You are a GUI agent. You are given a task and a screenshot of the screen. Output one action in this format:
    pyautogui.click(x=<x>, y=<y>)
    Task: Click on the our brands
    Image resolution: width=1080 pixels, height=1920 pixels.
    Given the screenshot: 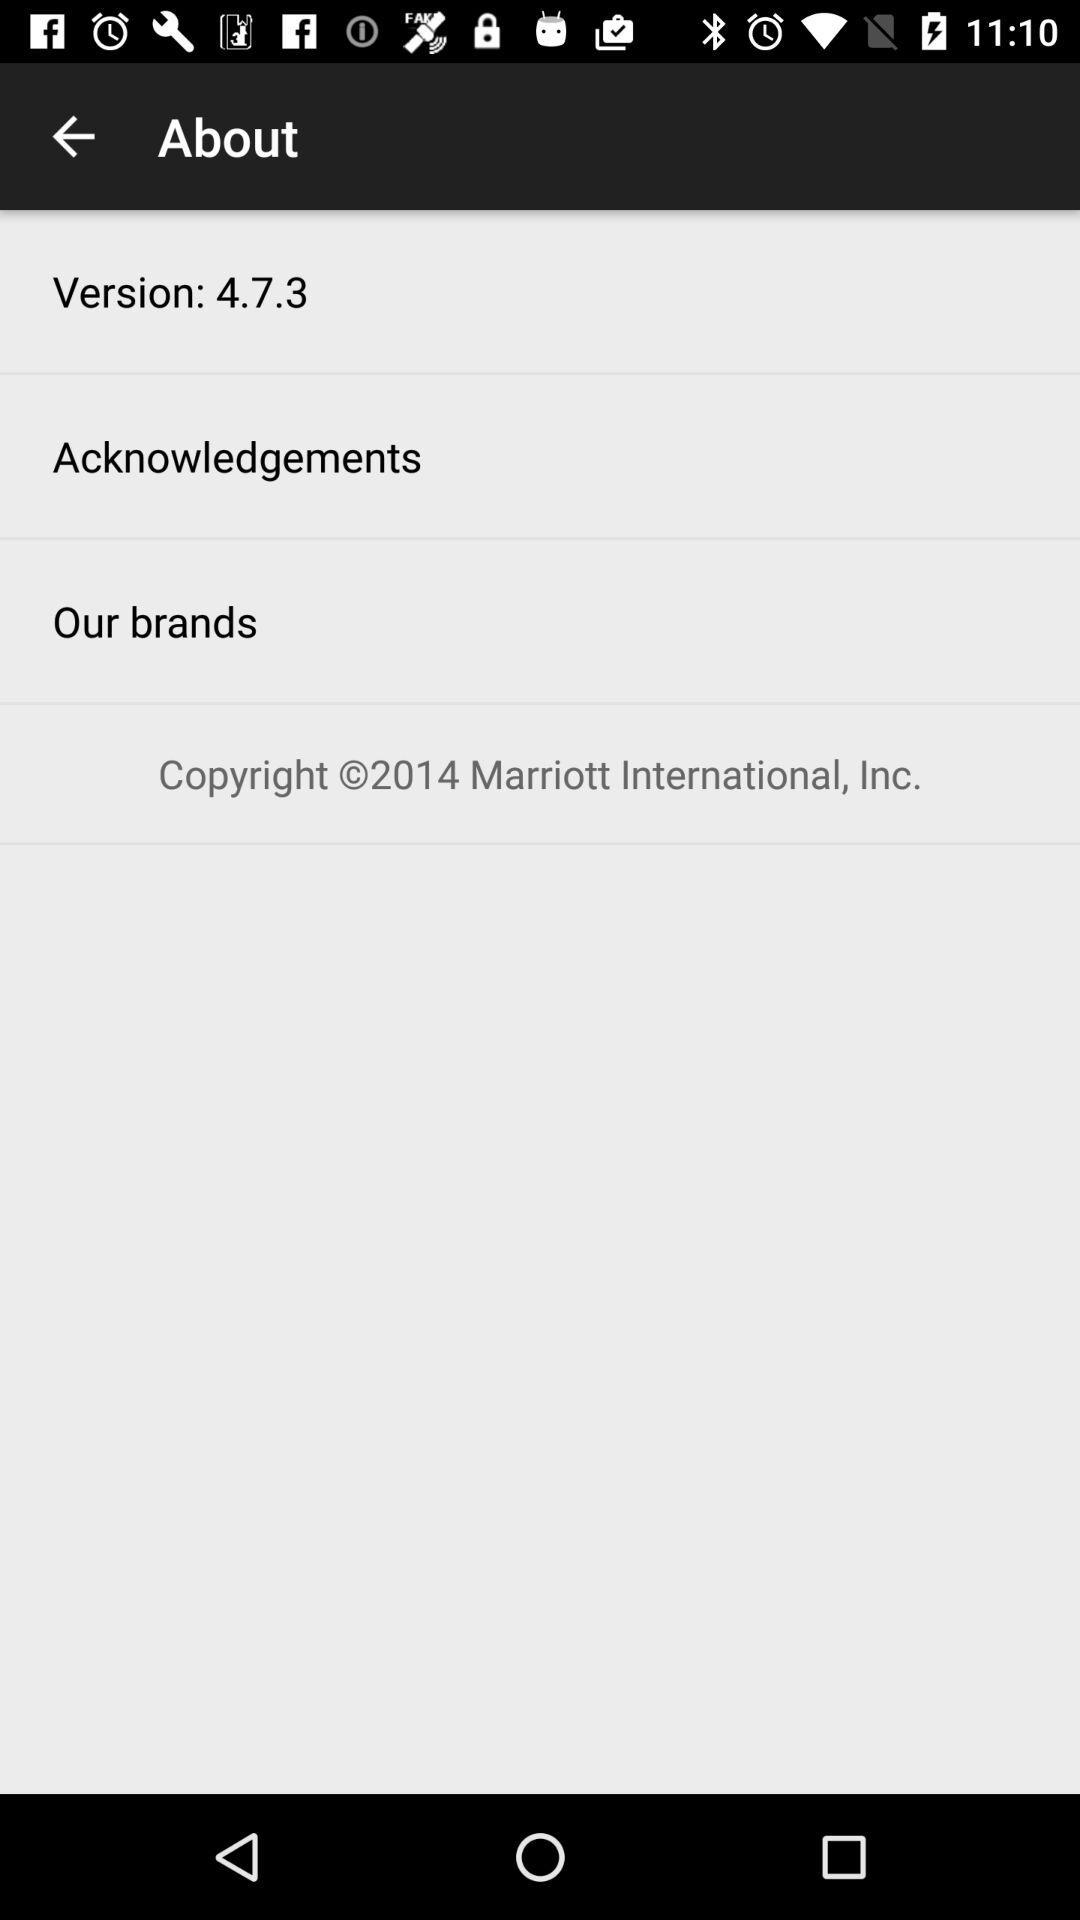 What is the action you would take?
    pyautogui.click(x=154, y=619)
    